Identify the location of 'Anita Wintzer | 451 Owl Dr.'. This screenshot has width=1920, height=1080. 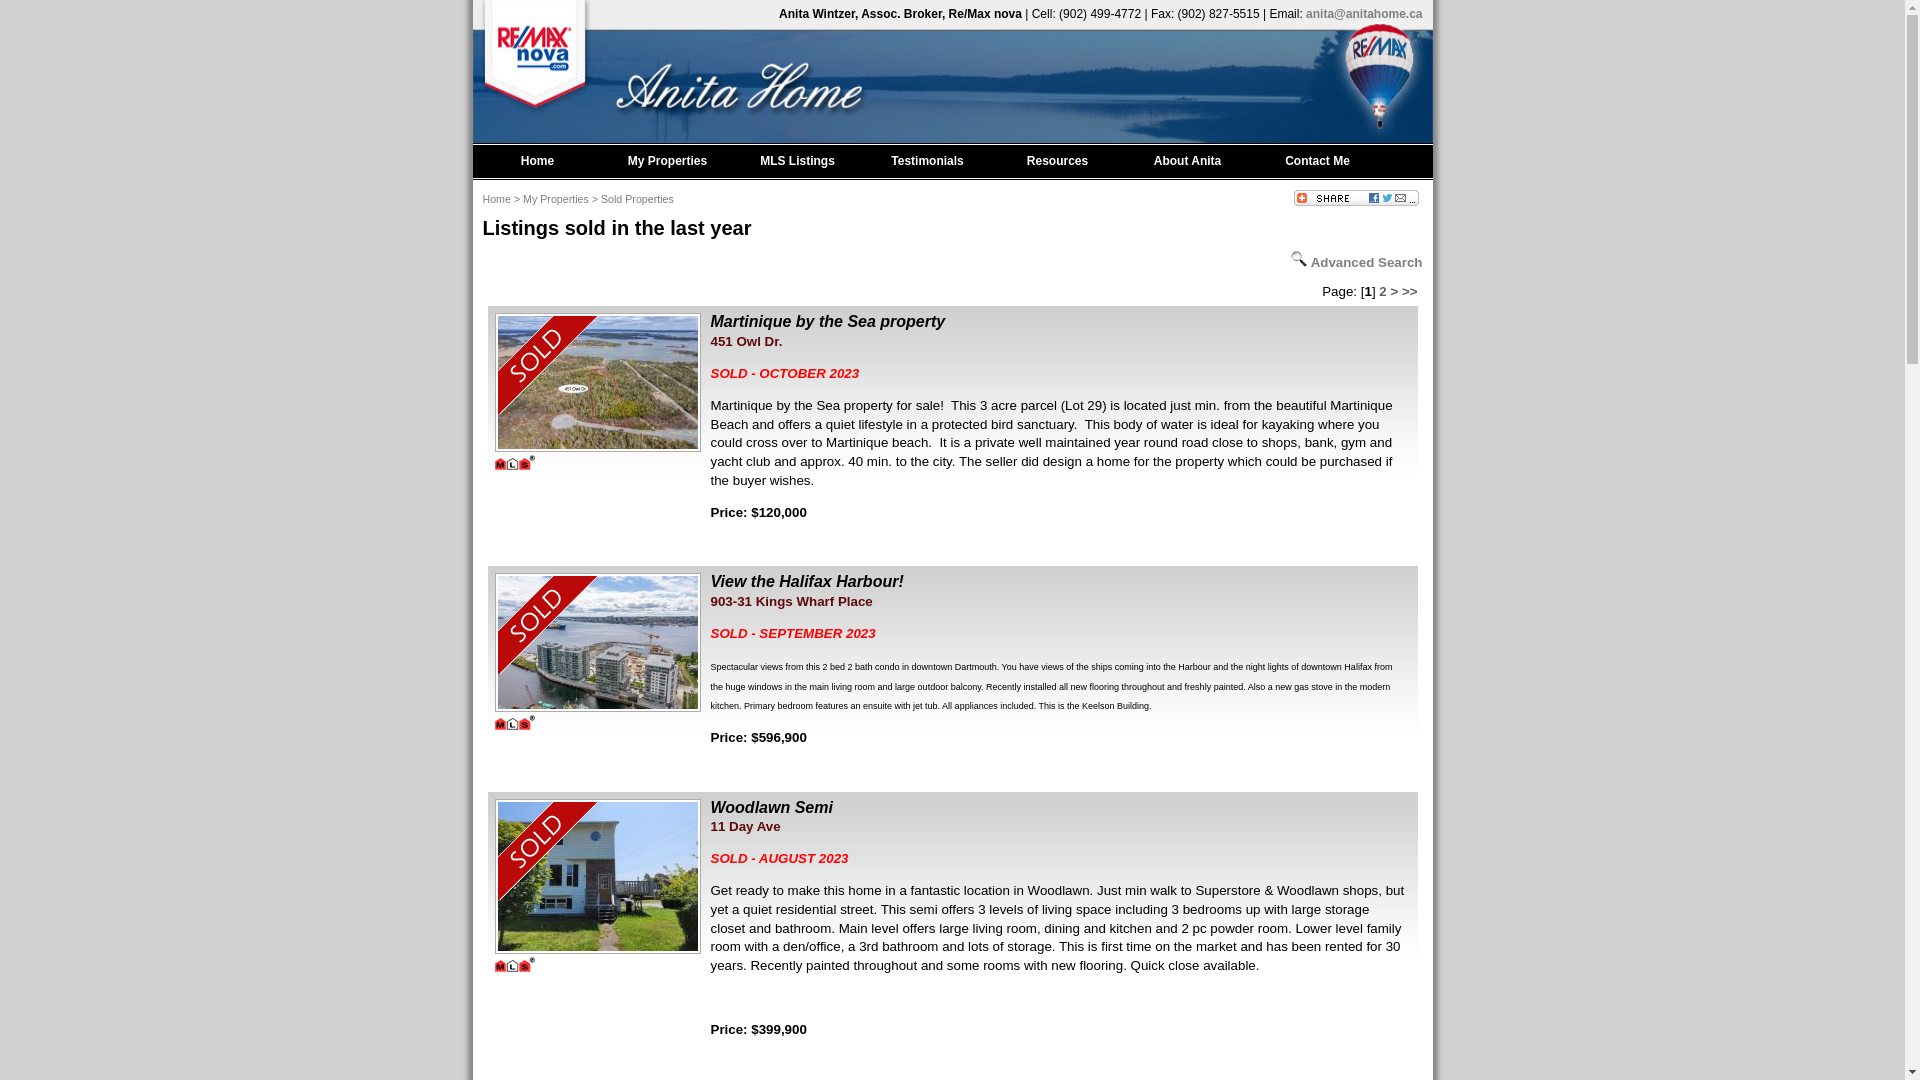
(595, 382).